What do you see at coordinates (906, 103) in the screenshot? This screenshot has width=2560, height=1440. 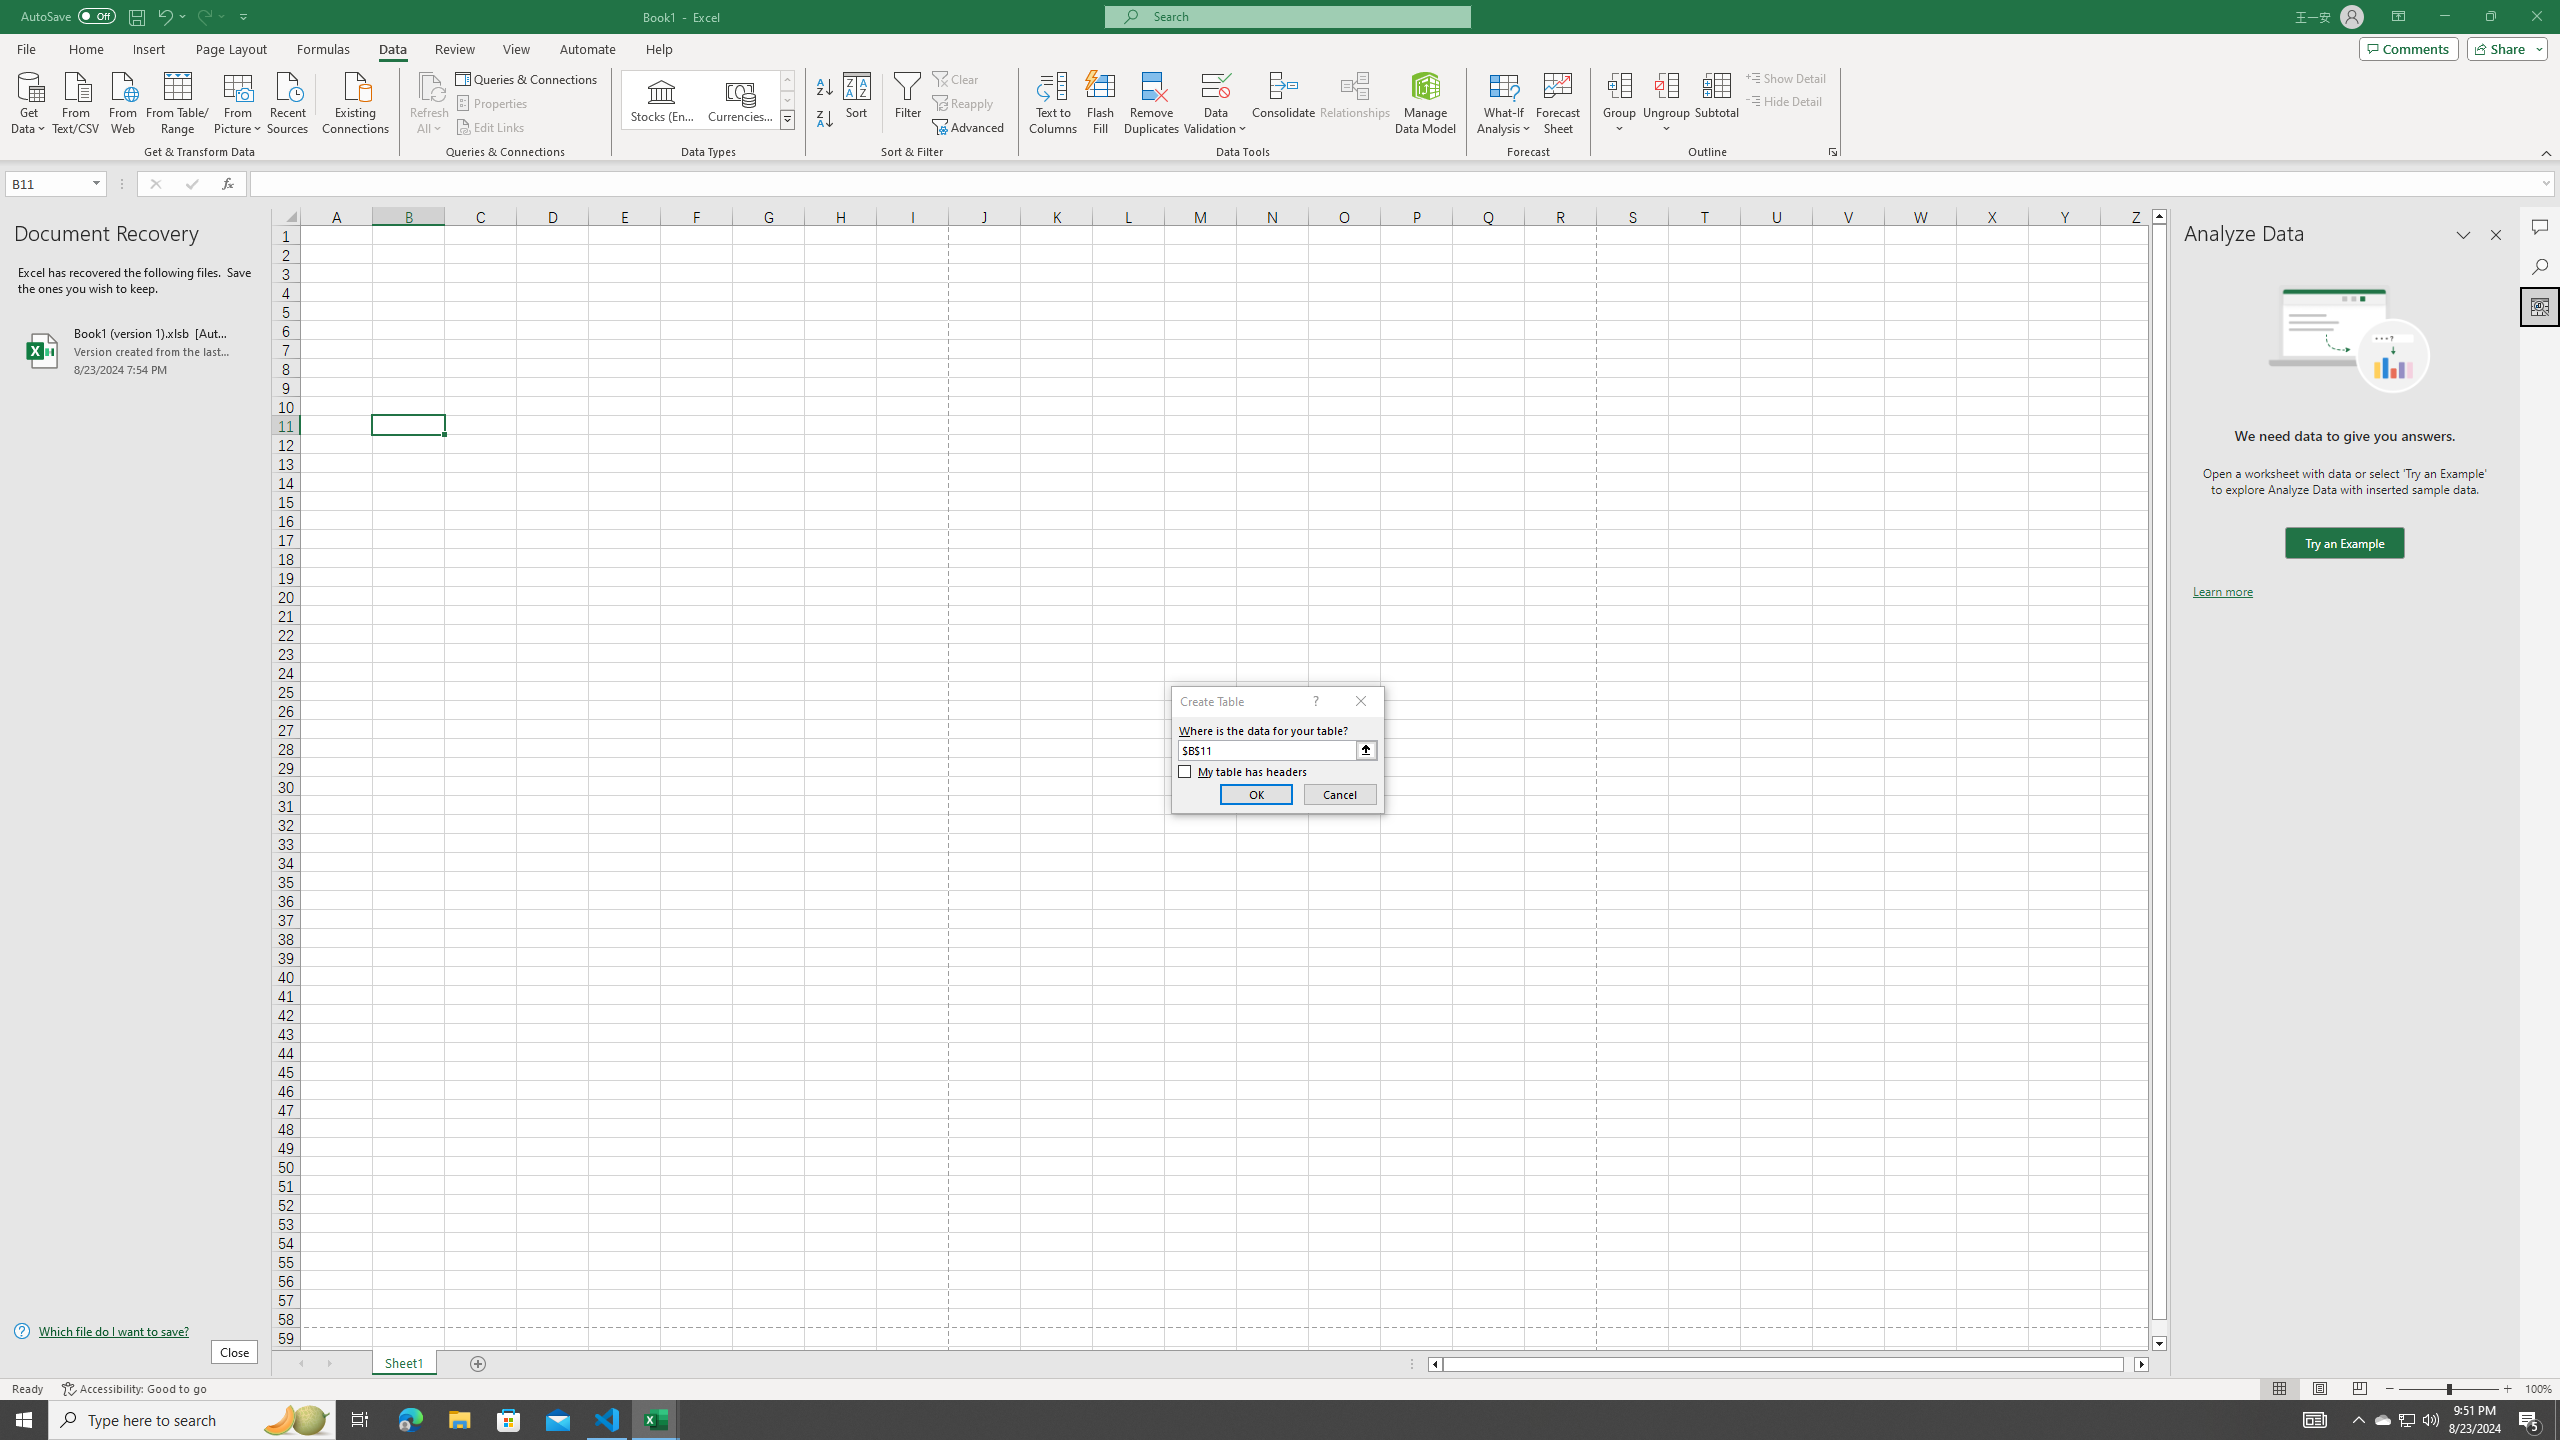 I see `'Filter'` at bounding box center [906, 103].